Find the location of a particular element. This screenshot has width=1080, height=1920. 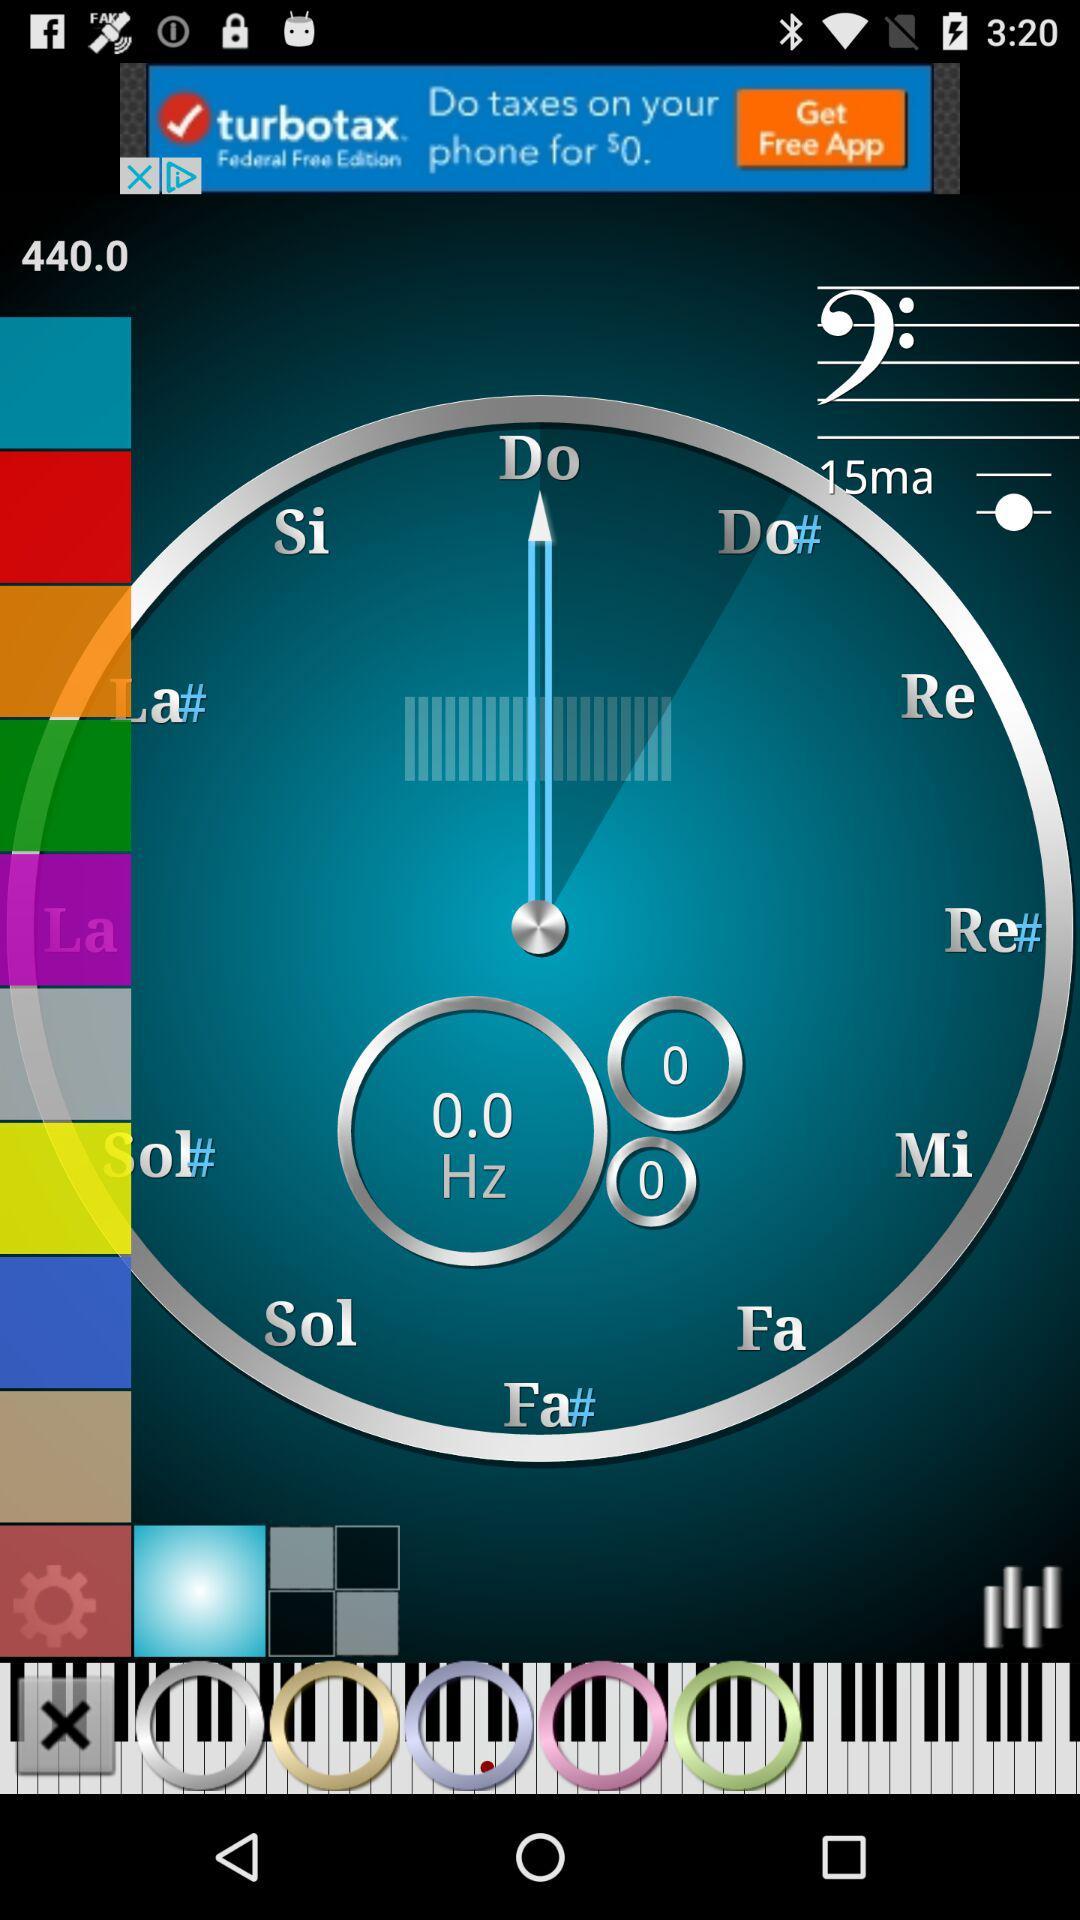

paino is located at coordinates (333, 1724).